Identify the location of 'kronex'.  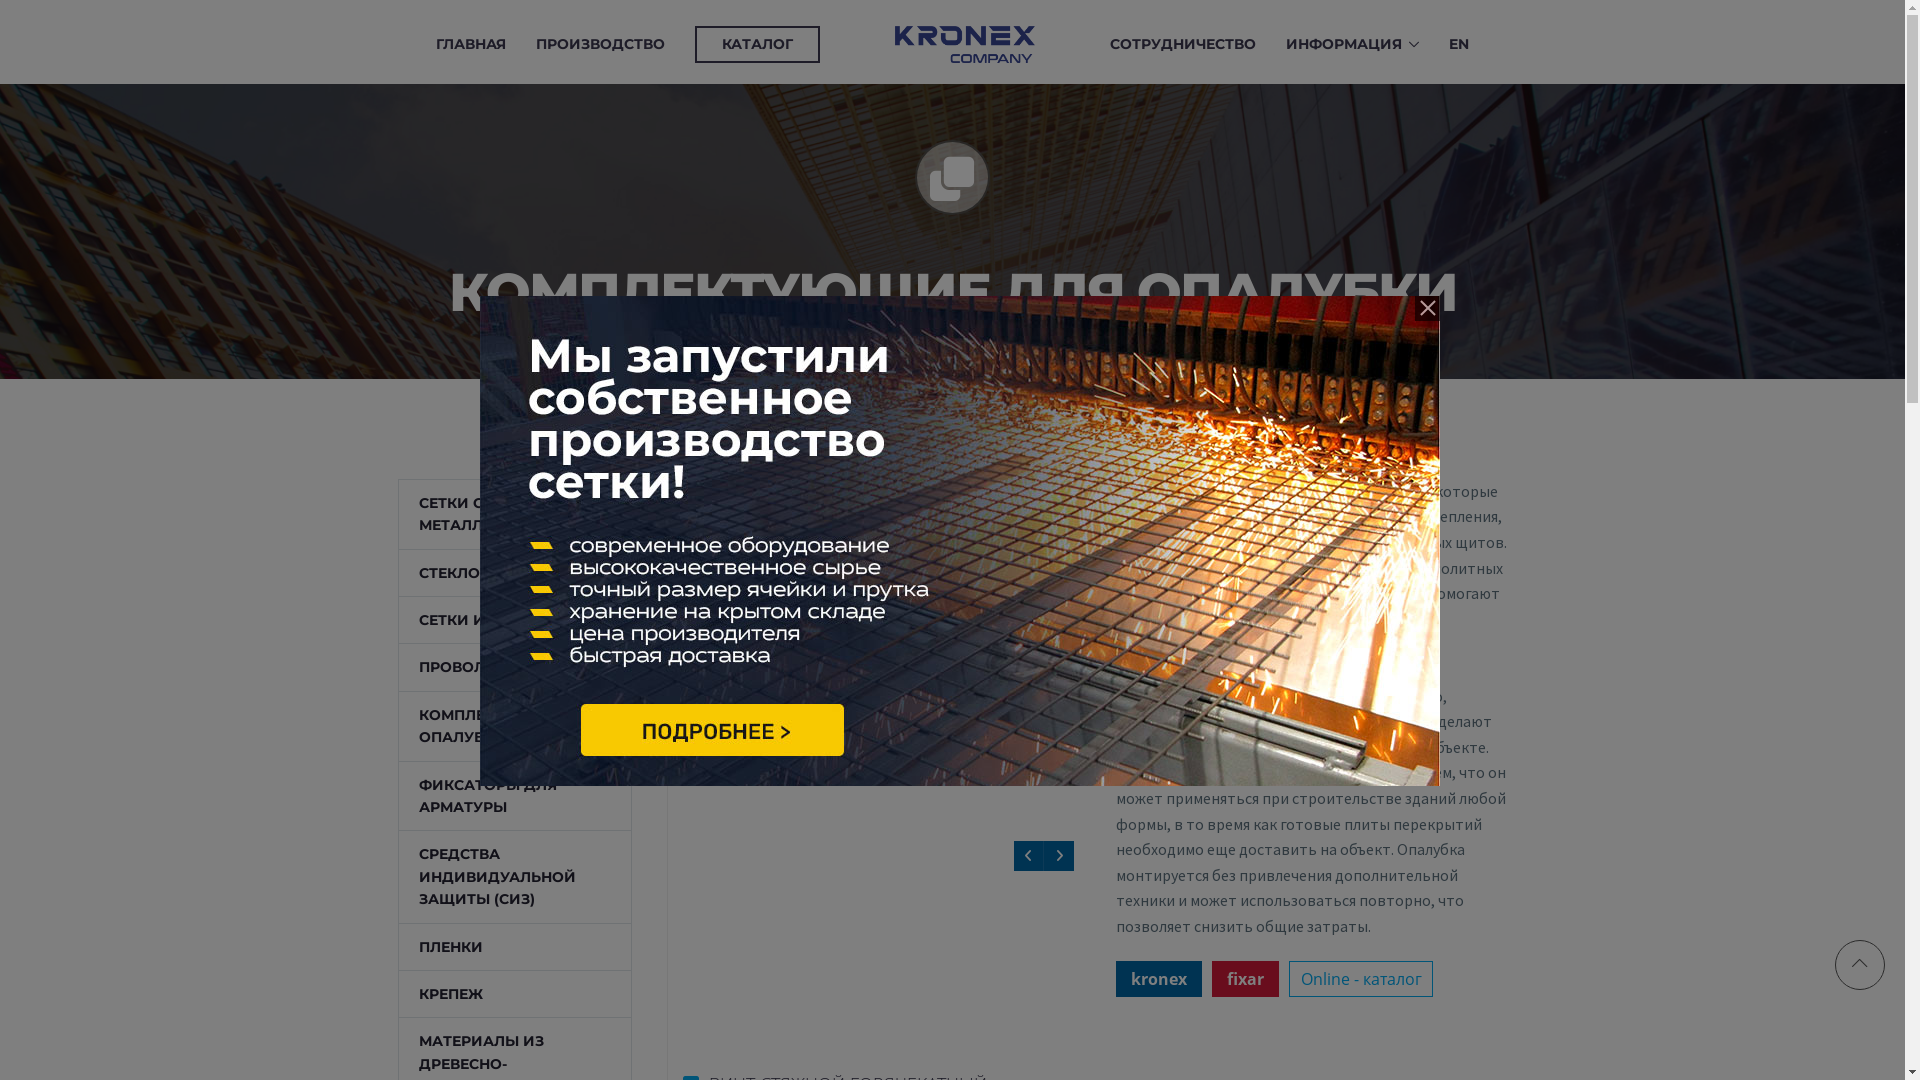
(1158, 978).